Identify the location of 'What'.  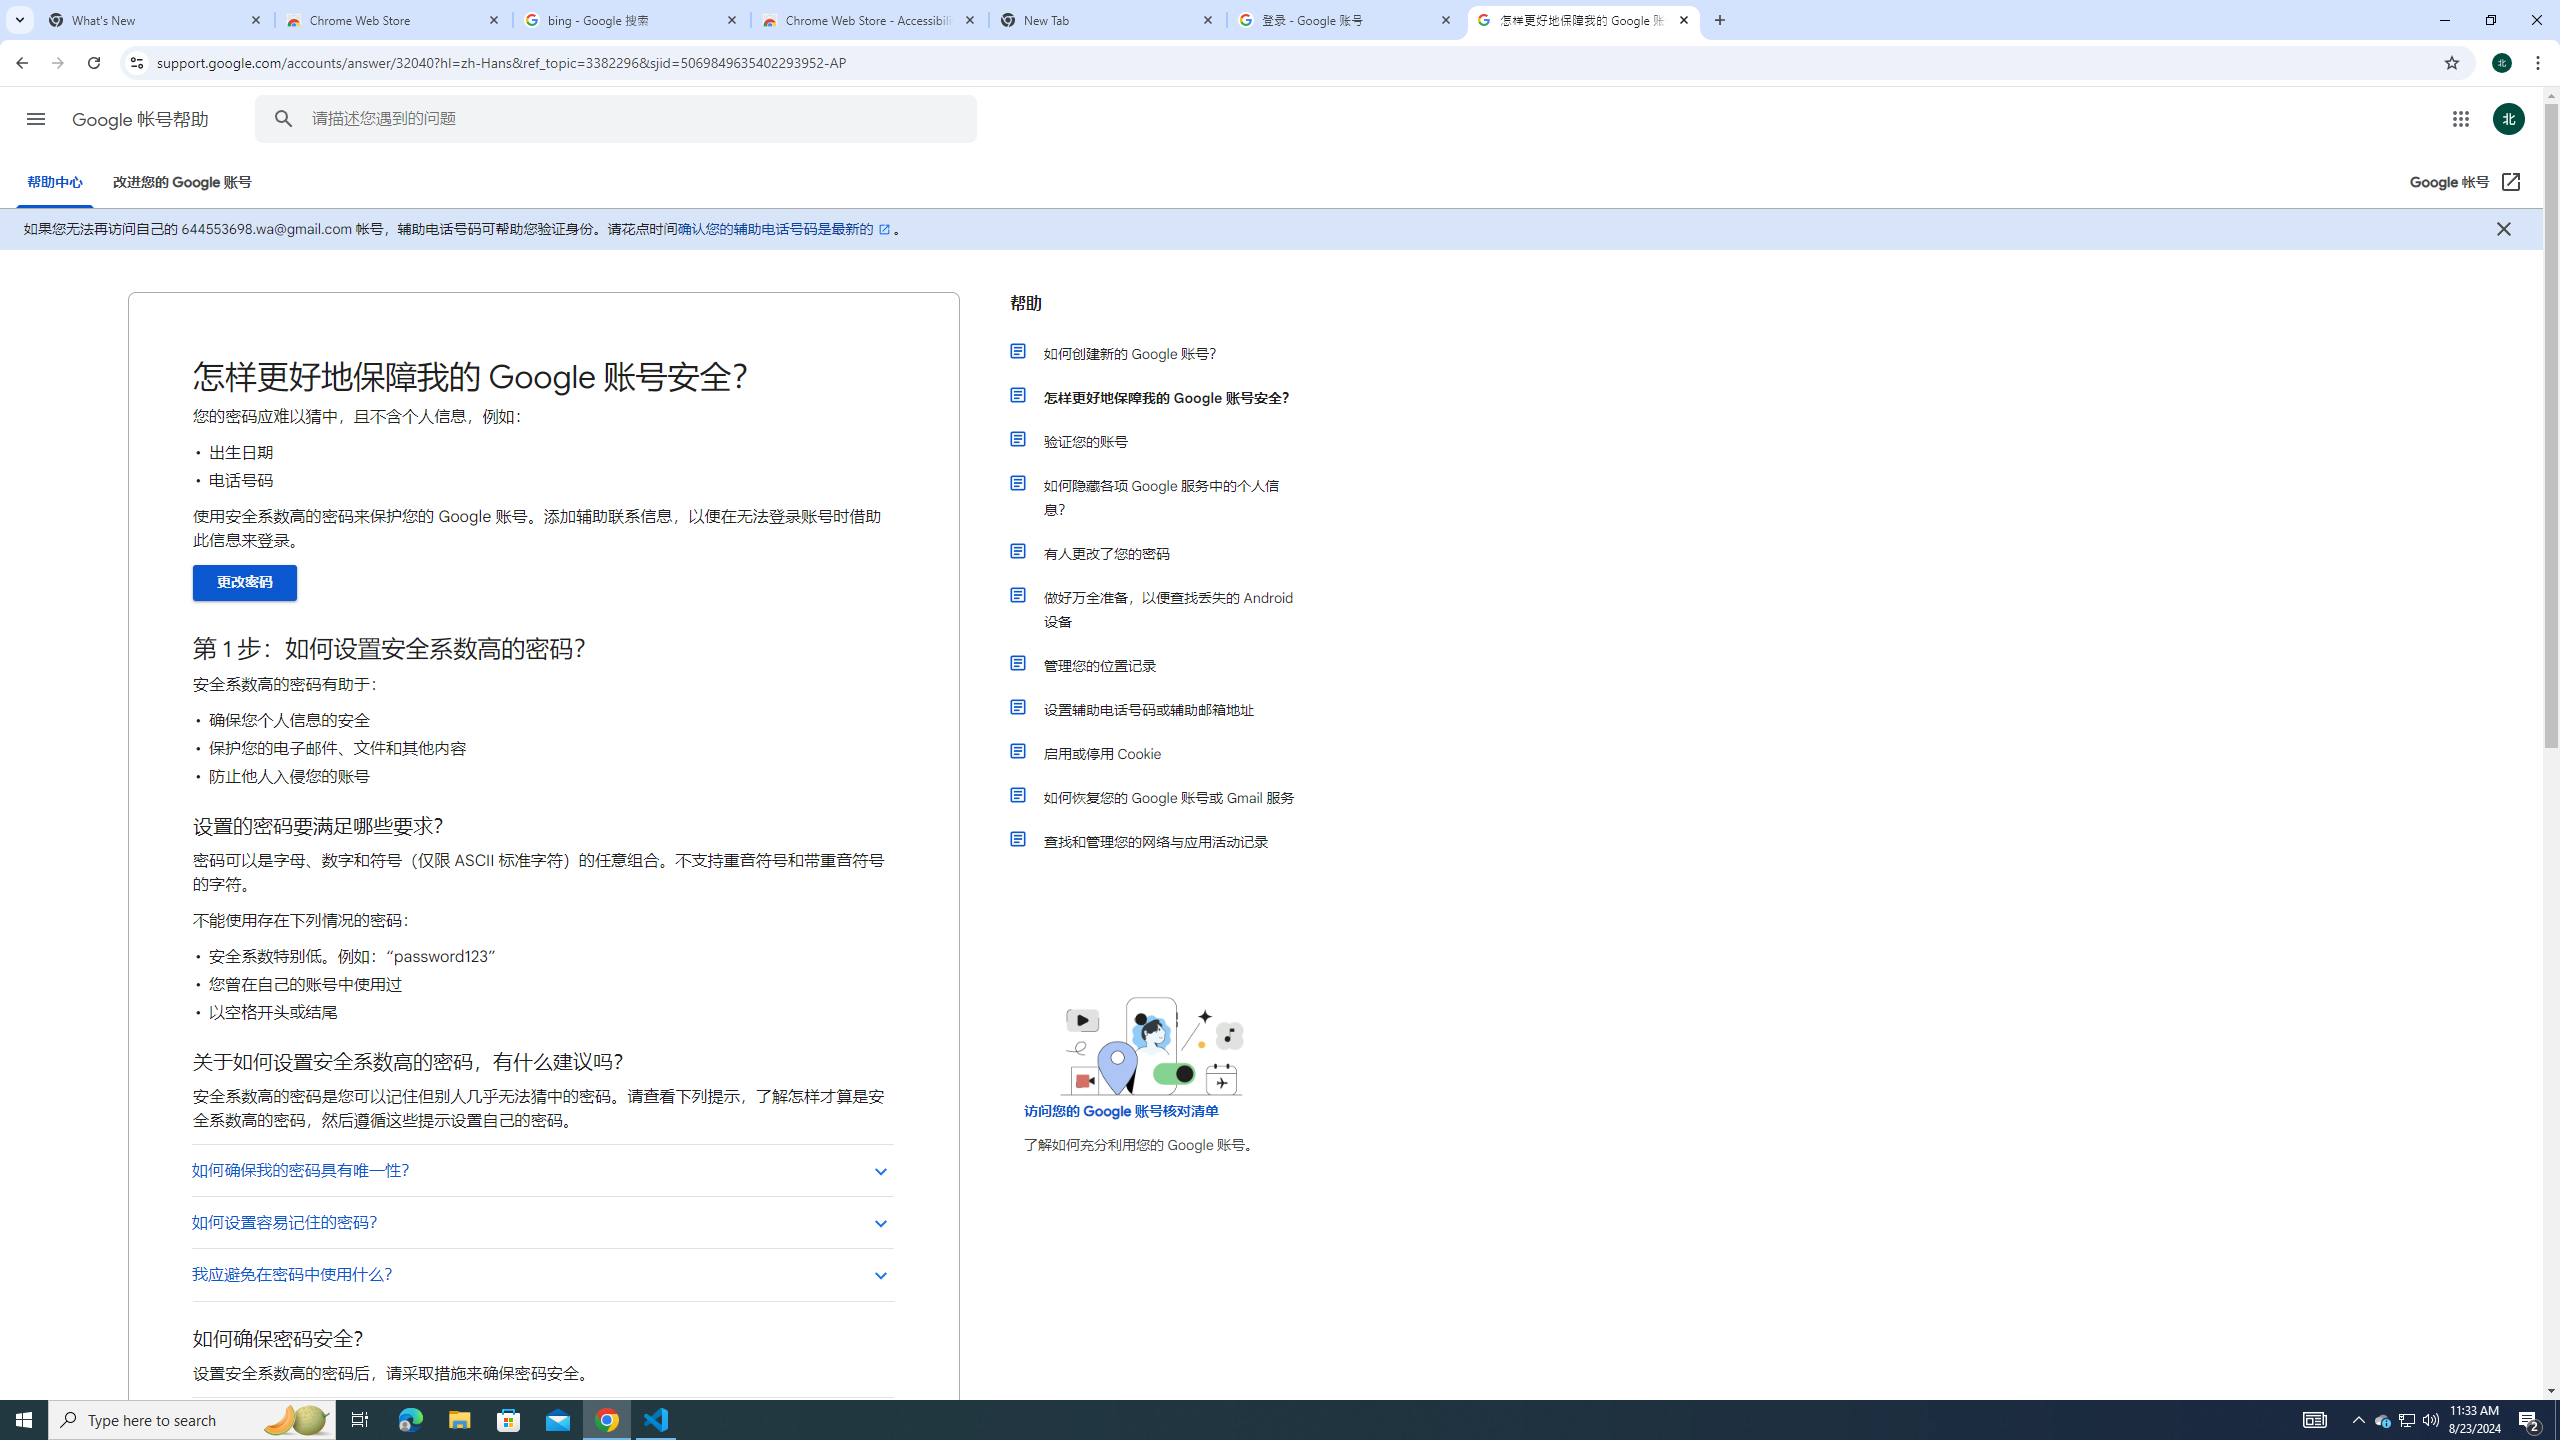
(155, 19).